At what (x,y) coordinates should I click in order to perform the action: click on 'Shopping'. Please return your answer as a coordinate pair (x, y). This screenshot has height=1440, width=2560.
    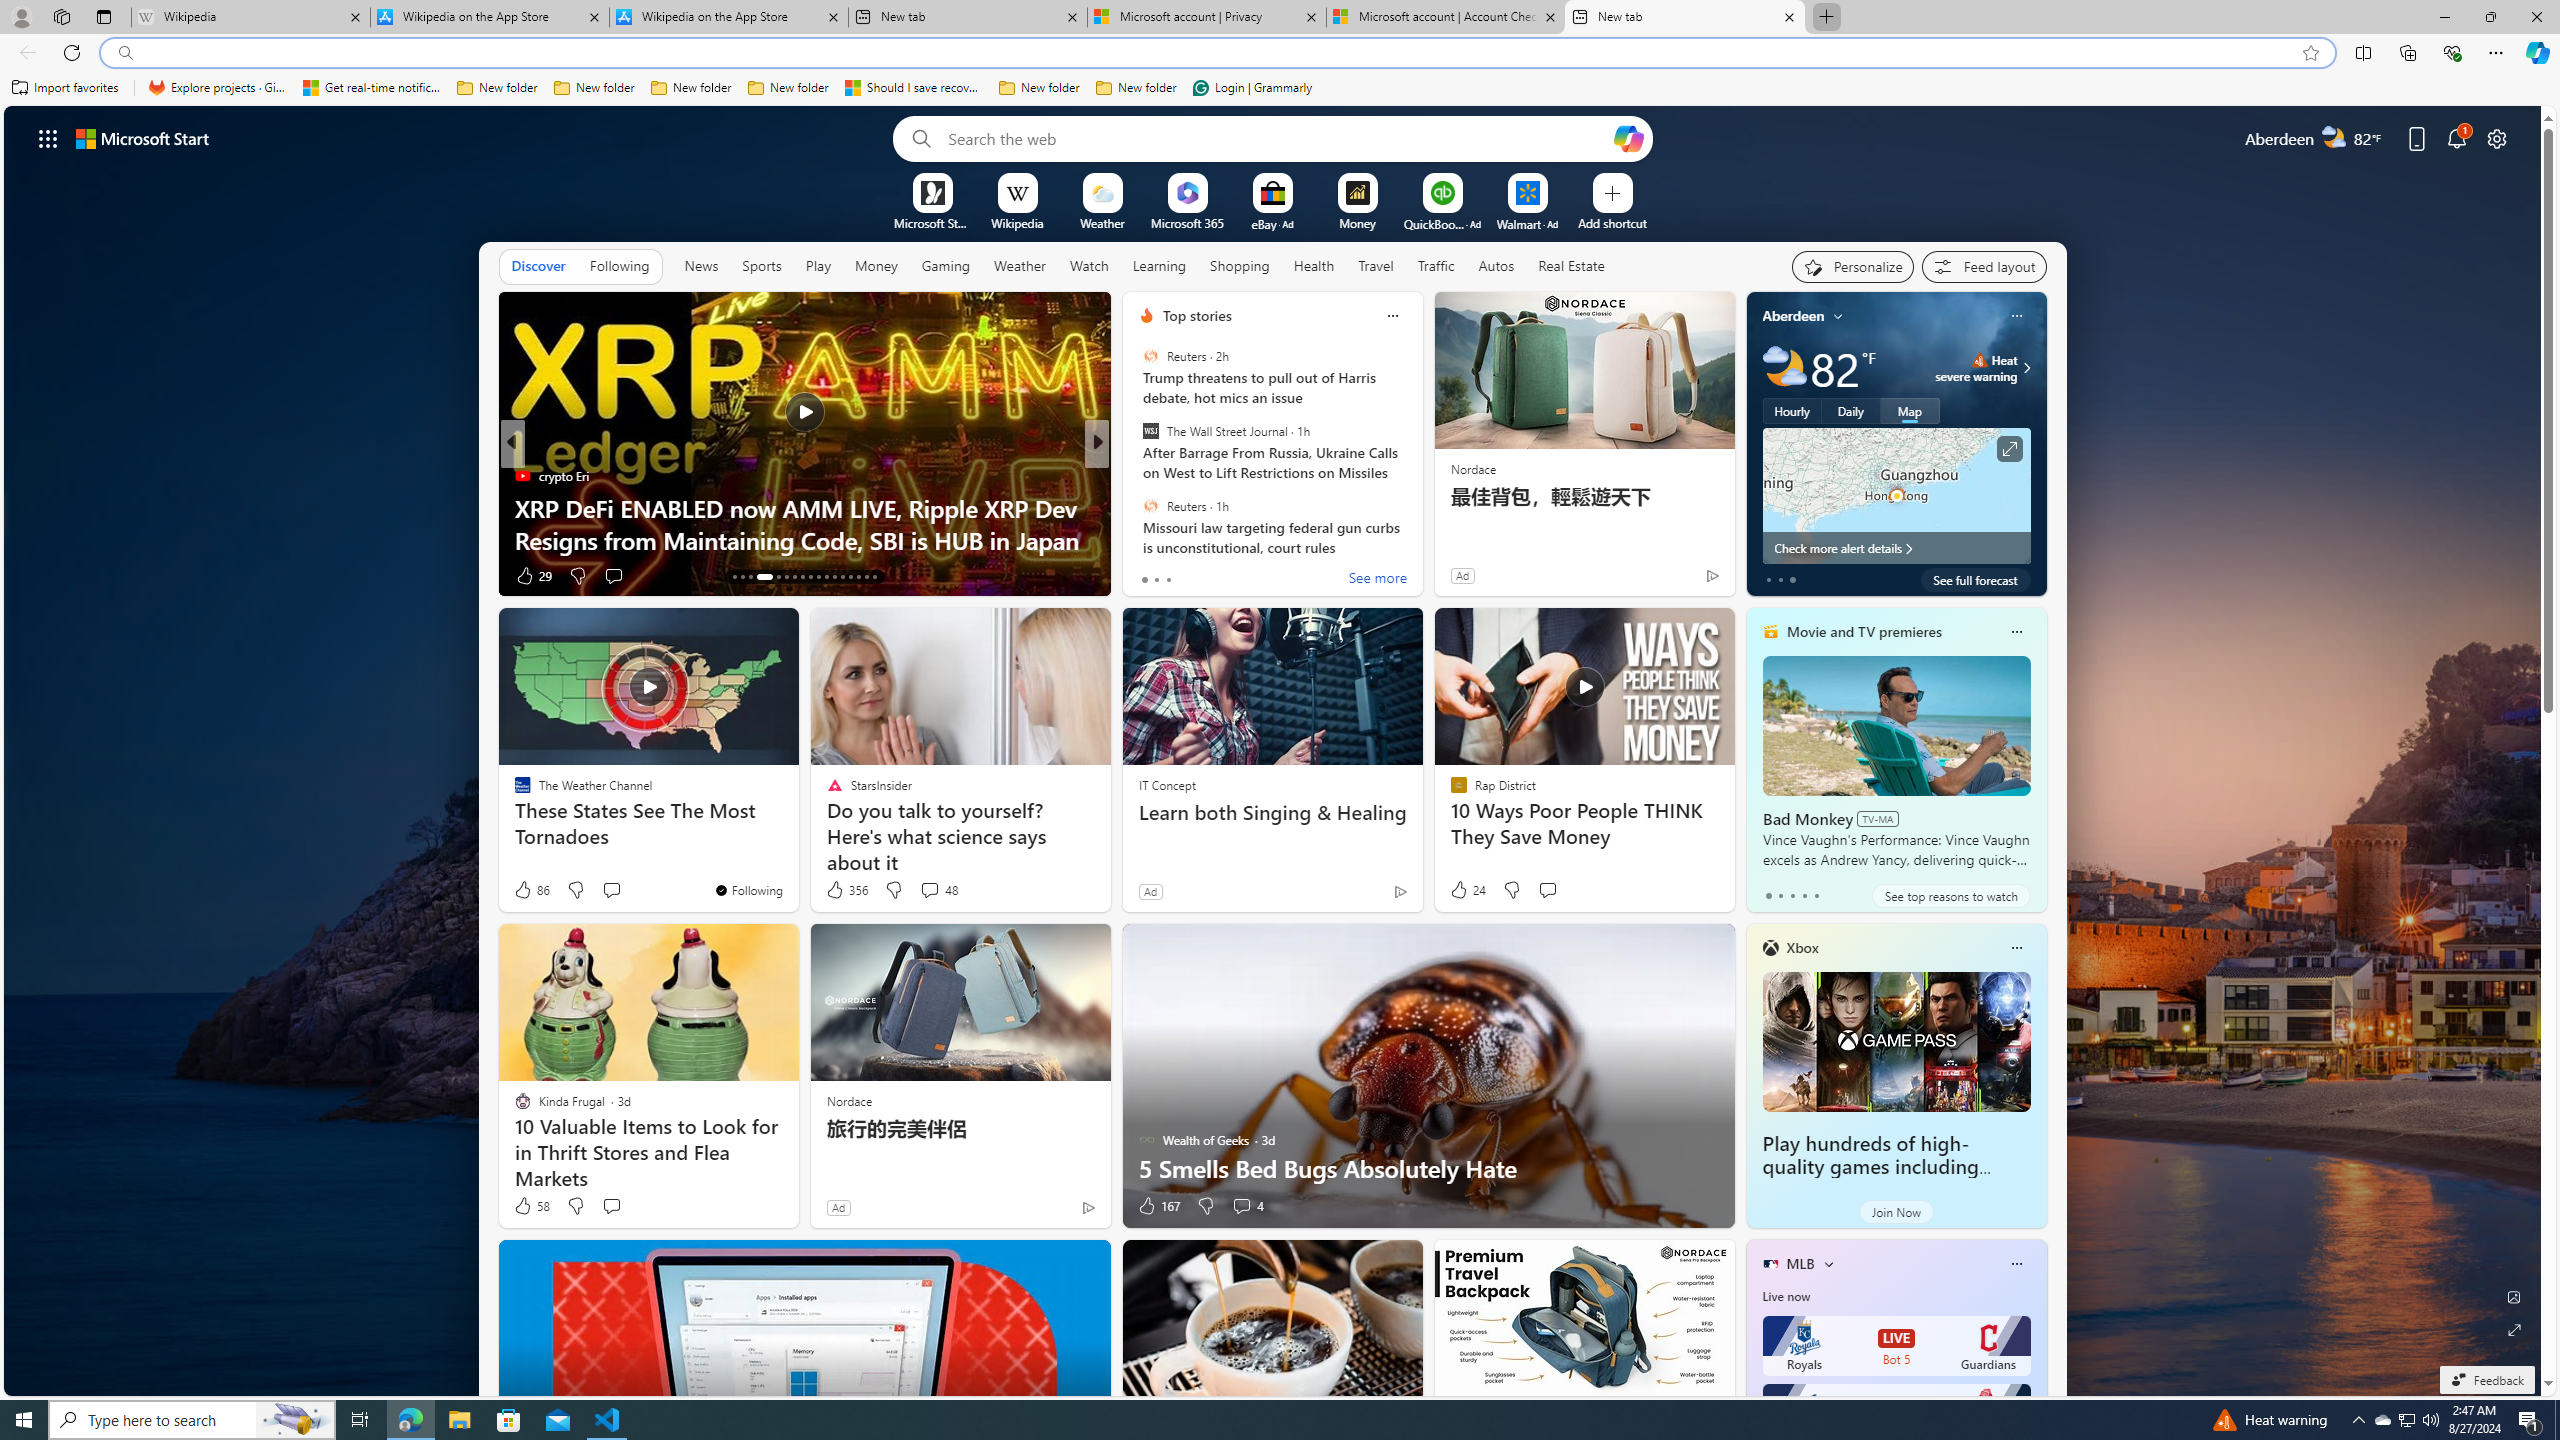
    Looking at the image, I should click on (1239, 264).